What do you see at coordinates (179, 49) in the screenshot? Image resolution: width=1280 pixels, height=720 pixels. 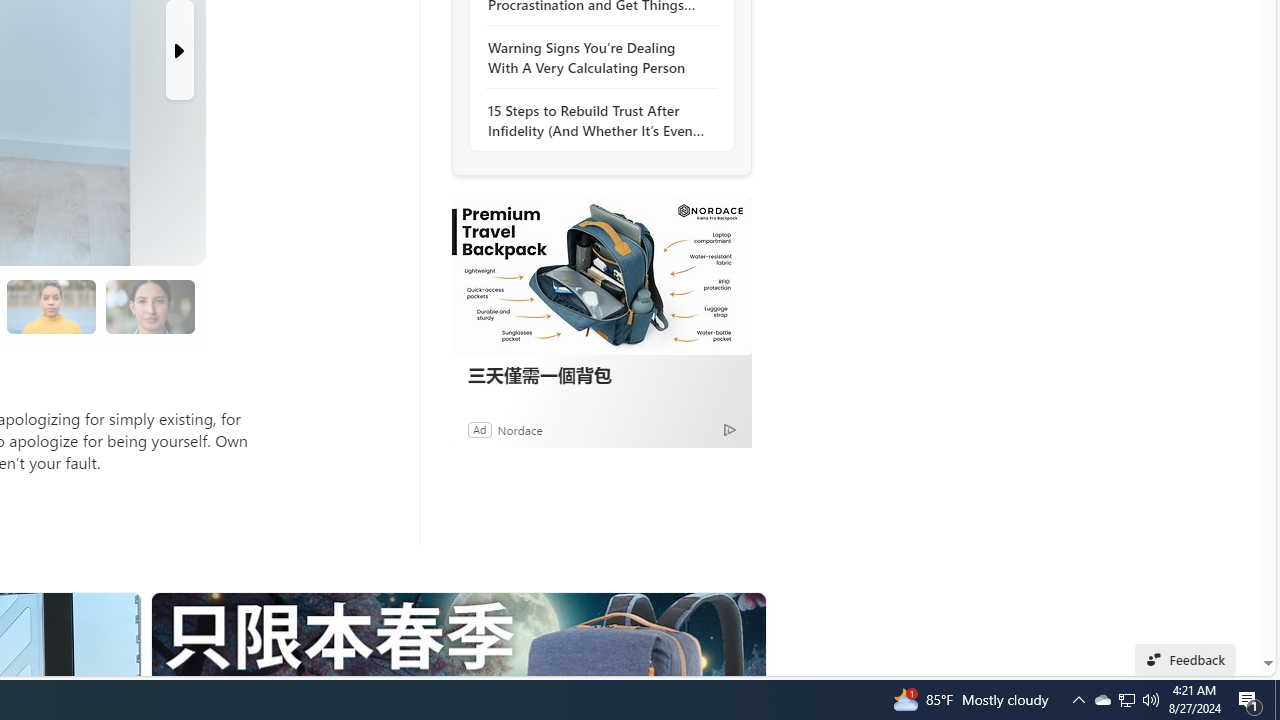 I see `'Next Slide'` at bounding box center [179, 49].